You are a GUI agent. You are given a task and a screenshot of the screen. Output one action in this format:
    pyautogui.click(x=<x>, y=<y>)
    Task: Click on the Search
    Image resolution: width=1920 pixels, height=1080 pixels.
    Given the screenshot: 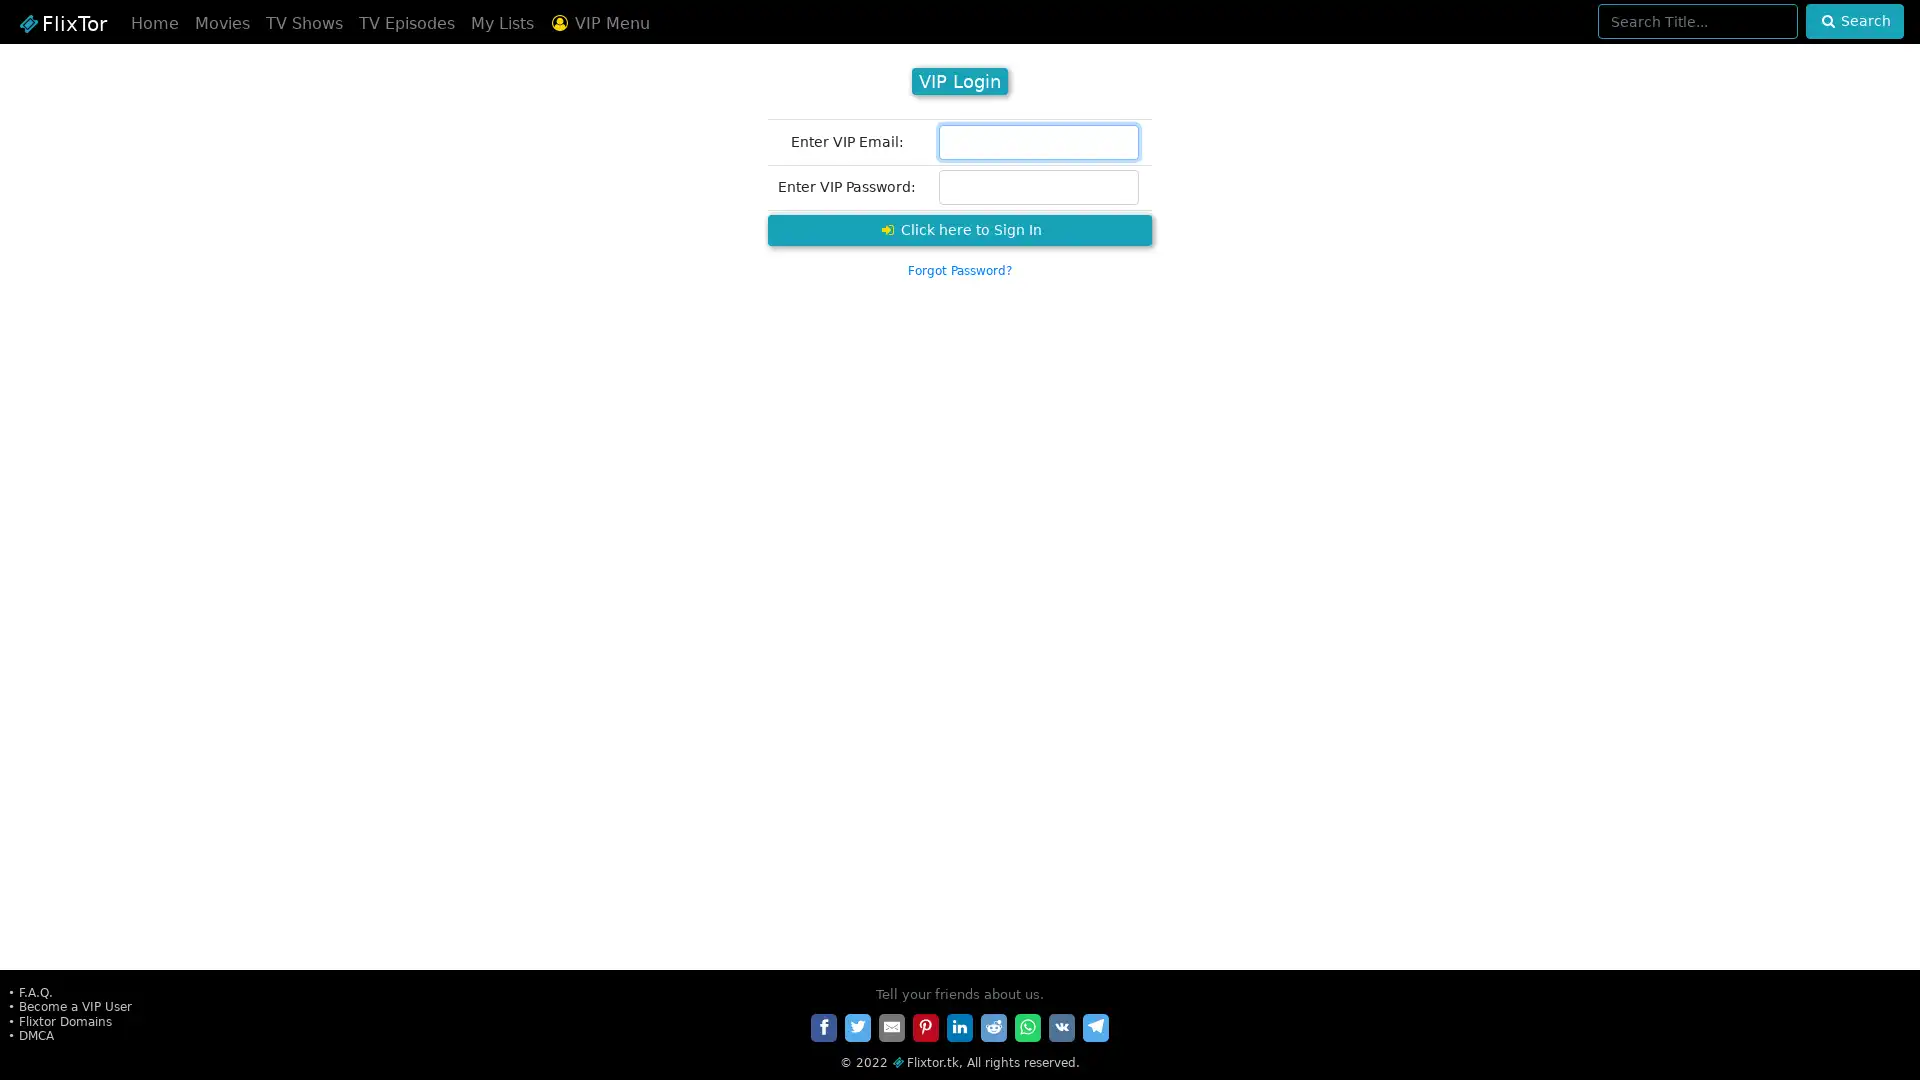 What is the action you would take?
    pyautogui.click(x=1853, y=21)
    